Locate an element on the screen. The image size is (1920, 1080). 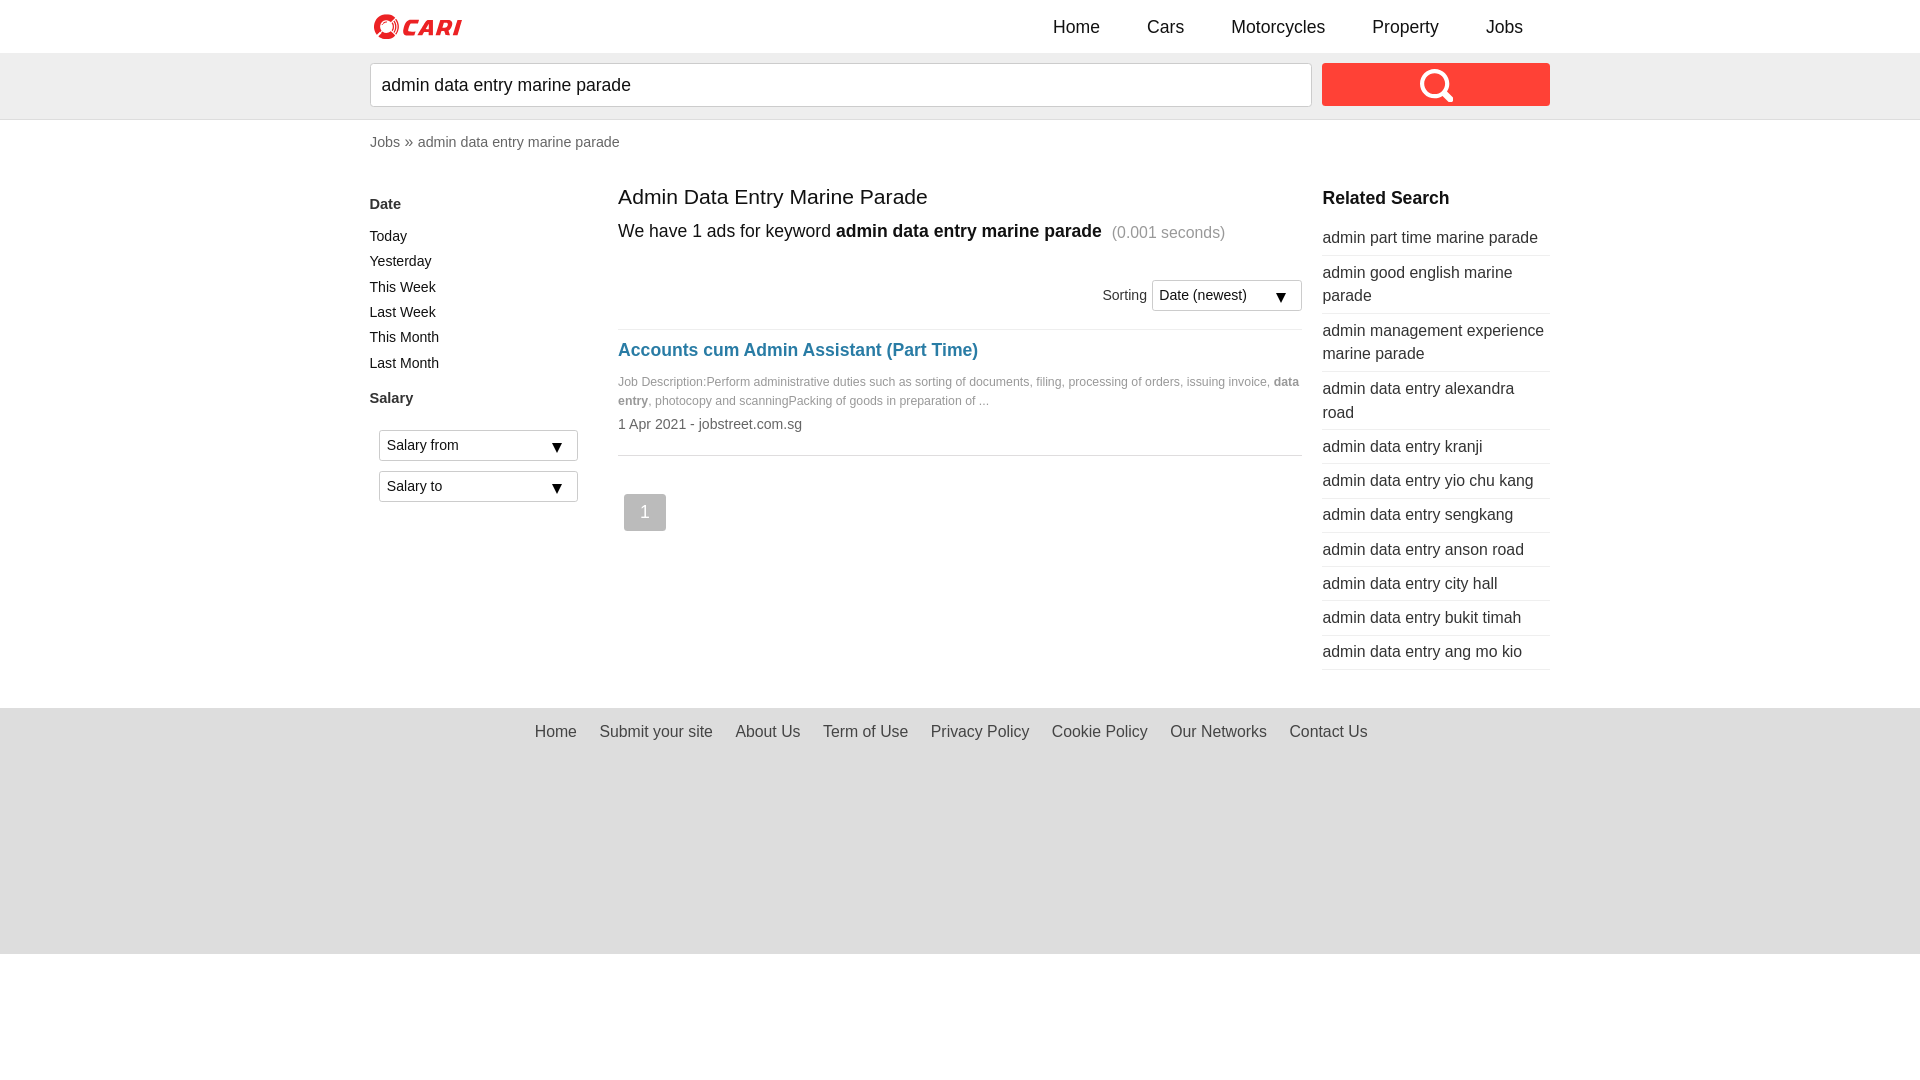
'1' is located at coordinates (644, 511).